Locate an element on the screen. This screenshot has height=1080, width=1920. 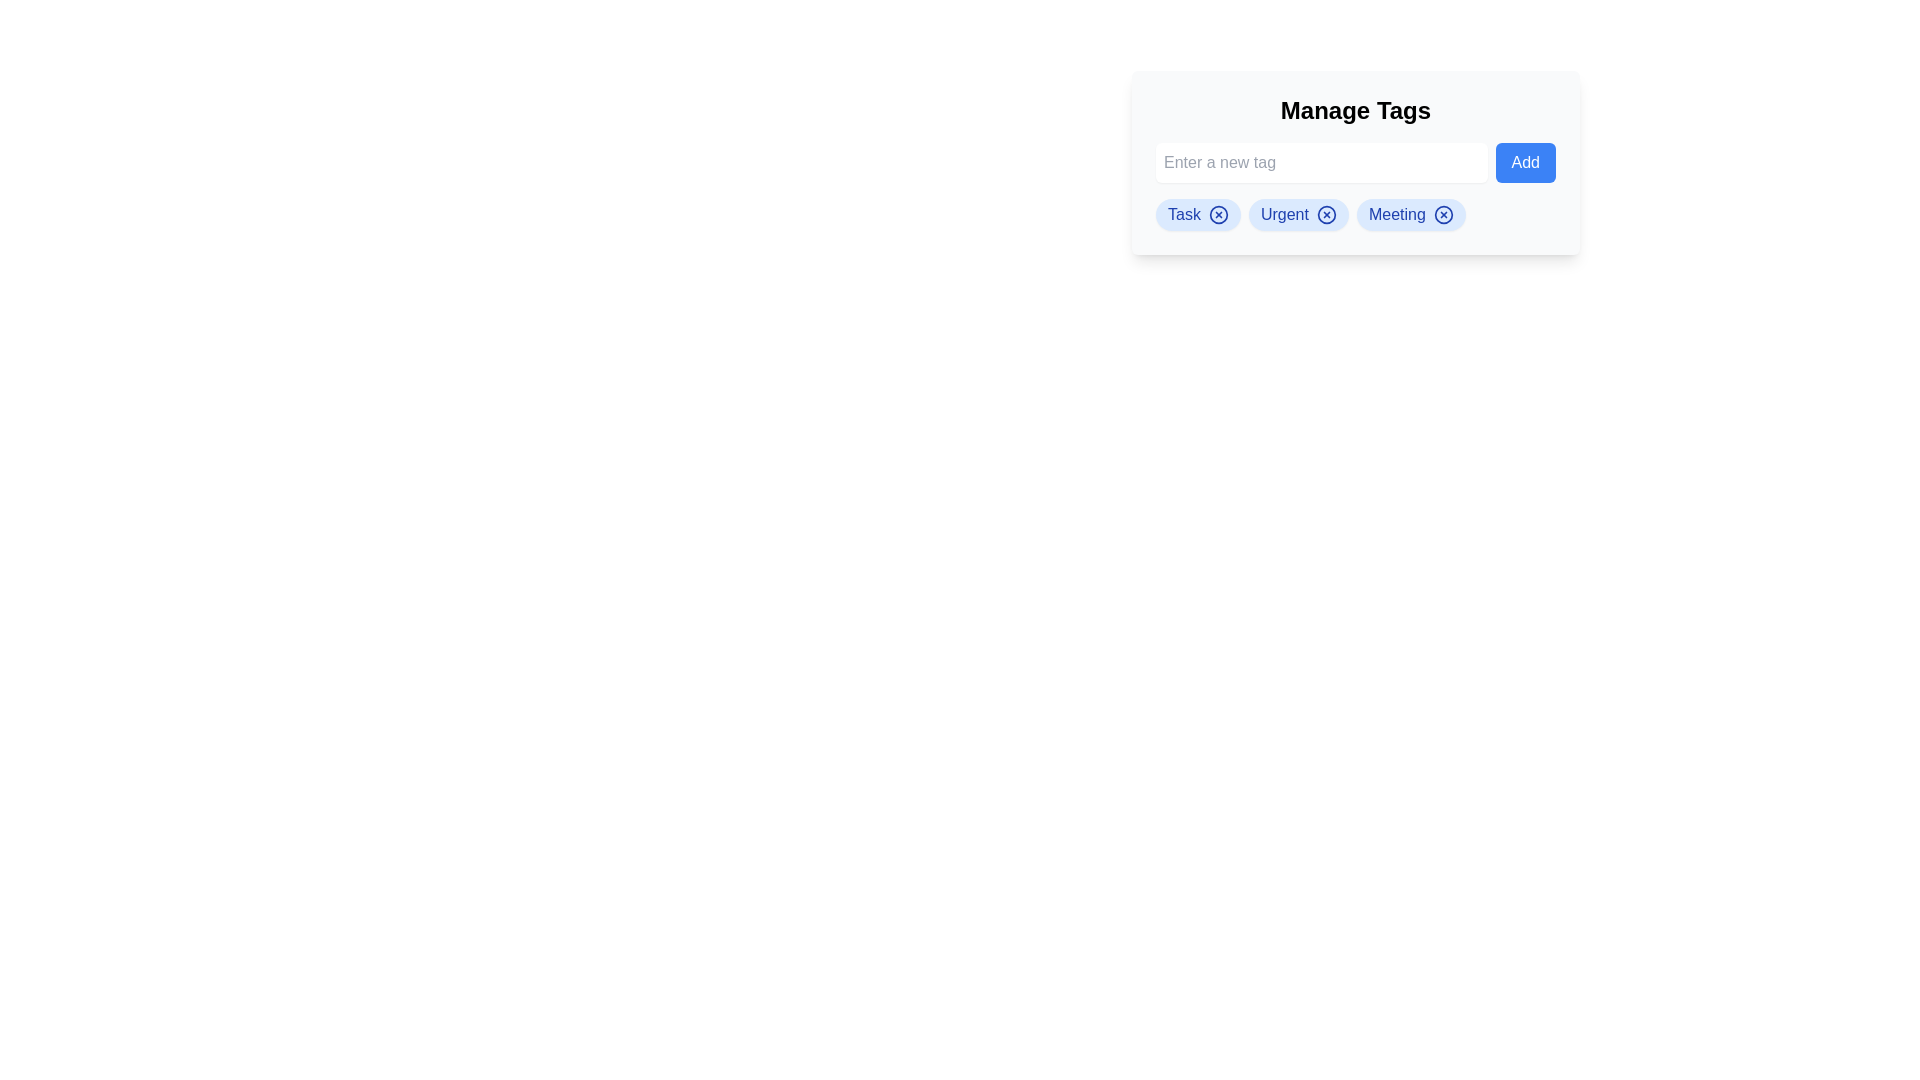
the bold, centered text displaying 'Manage Tags' at the top of the panel is located at coordinates (1356, 111).